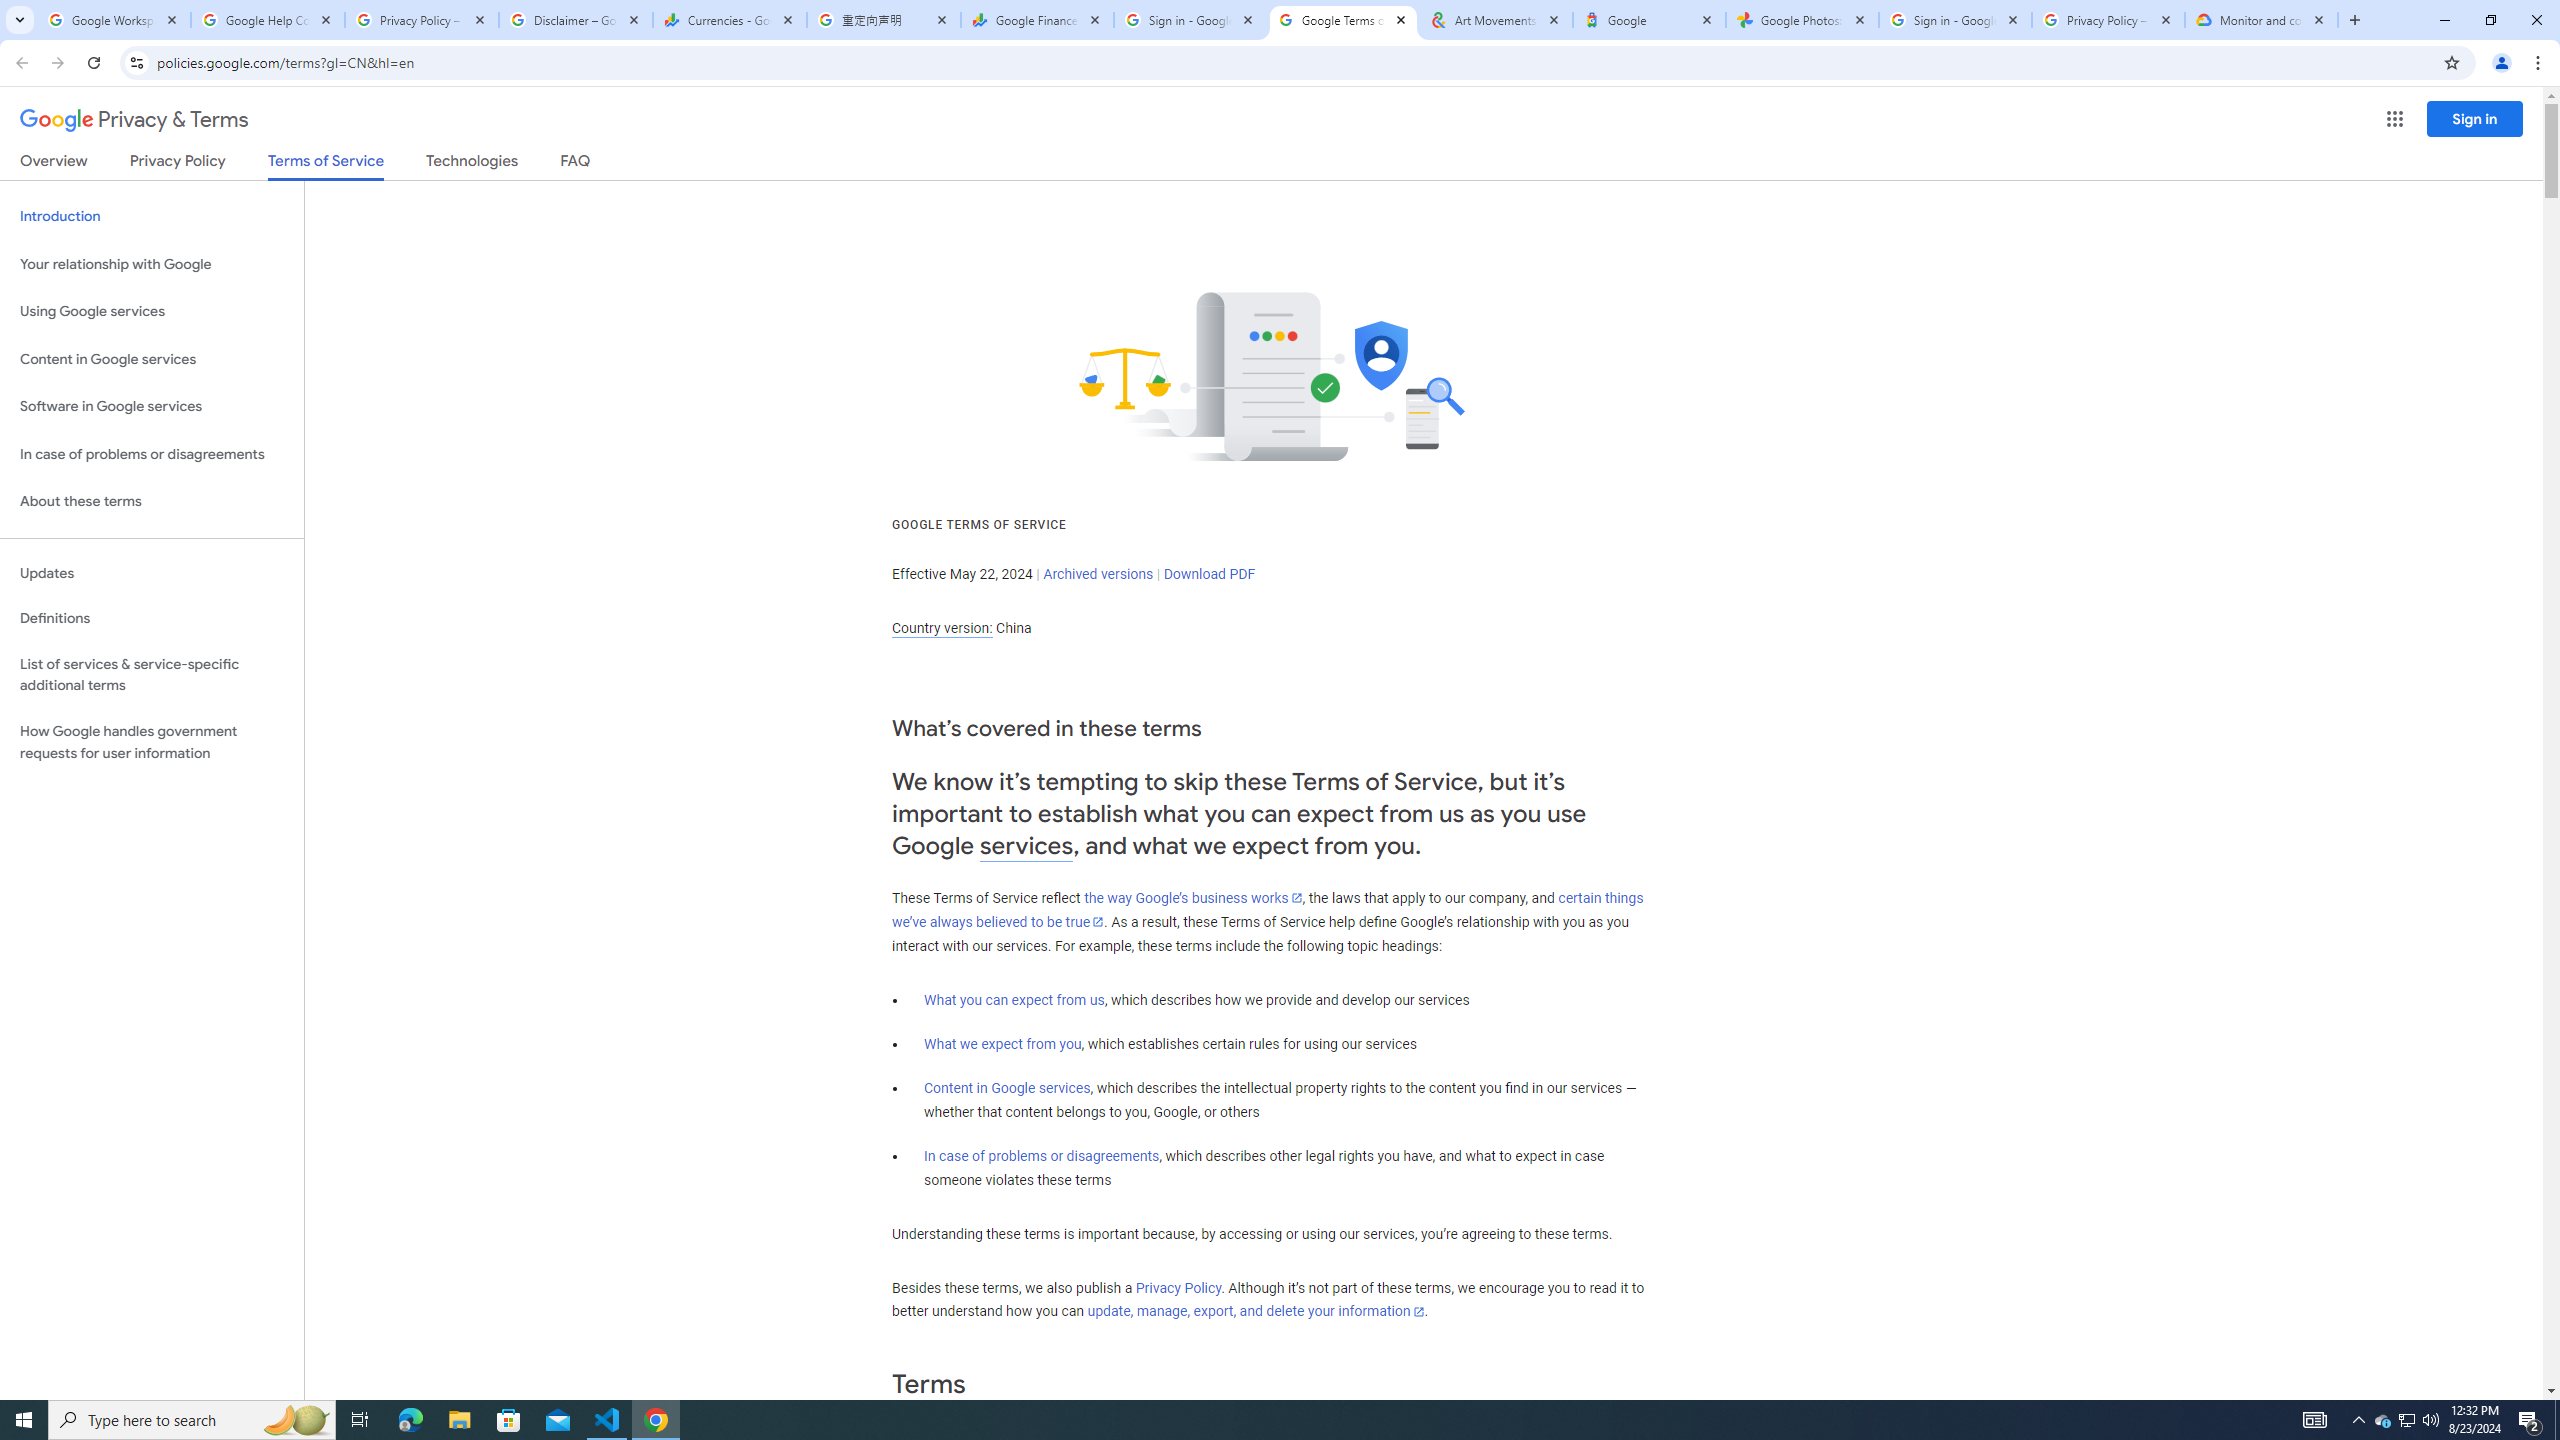 This screenshot has width=2560, height=1440. Describe the element at coordinates (1026, 846) in the screenshot. I see `'services'` at that location.